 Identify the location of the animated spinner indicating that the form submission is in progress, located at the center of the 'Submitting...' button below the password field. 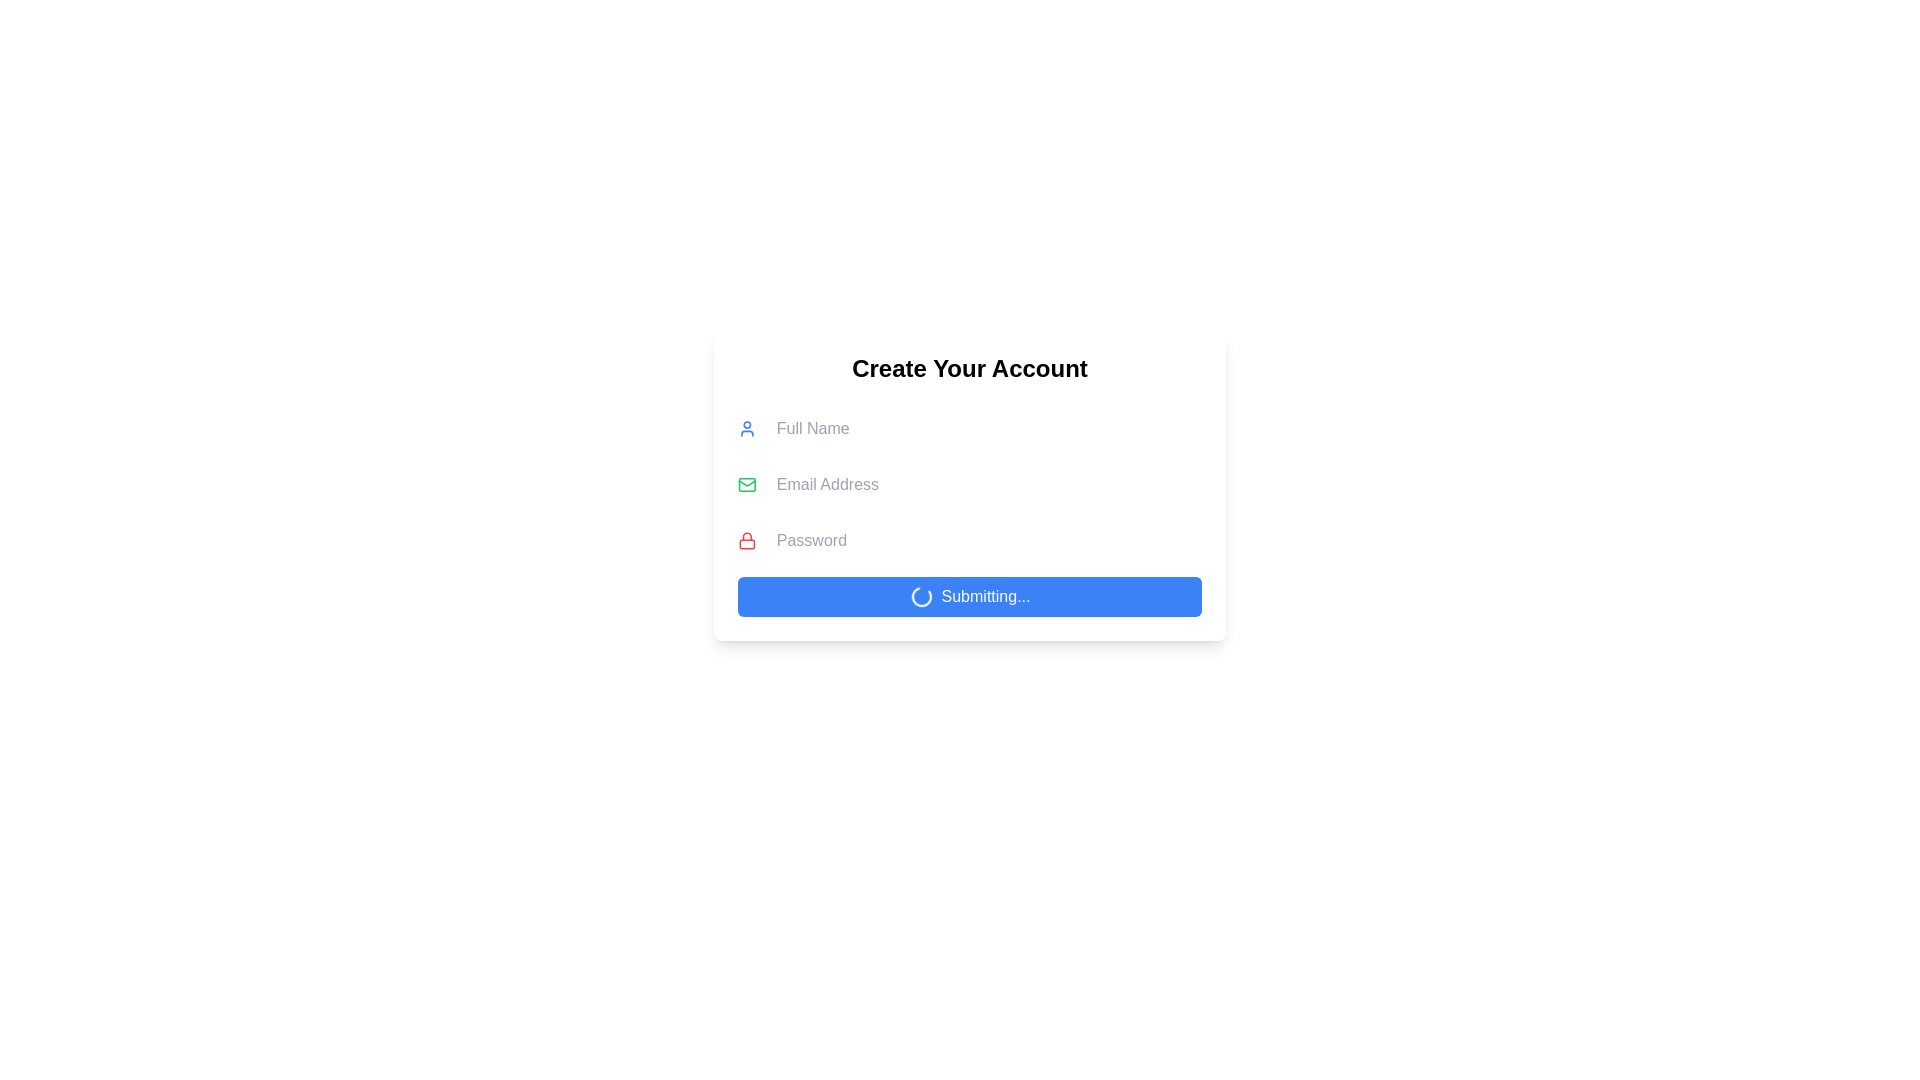
(920, 596).